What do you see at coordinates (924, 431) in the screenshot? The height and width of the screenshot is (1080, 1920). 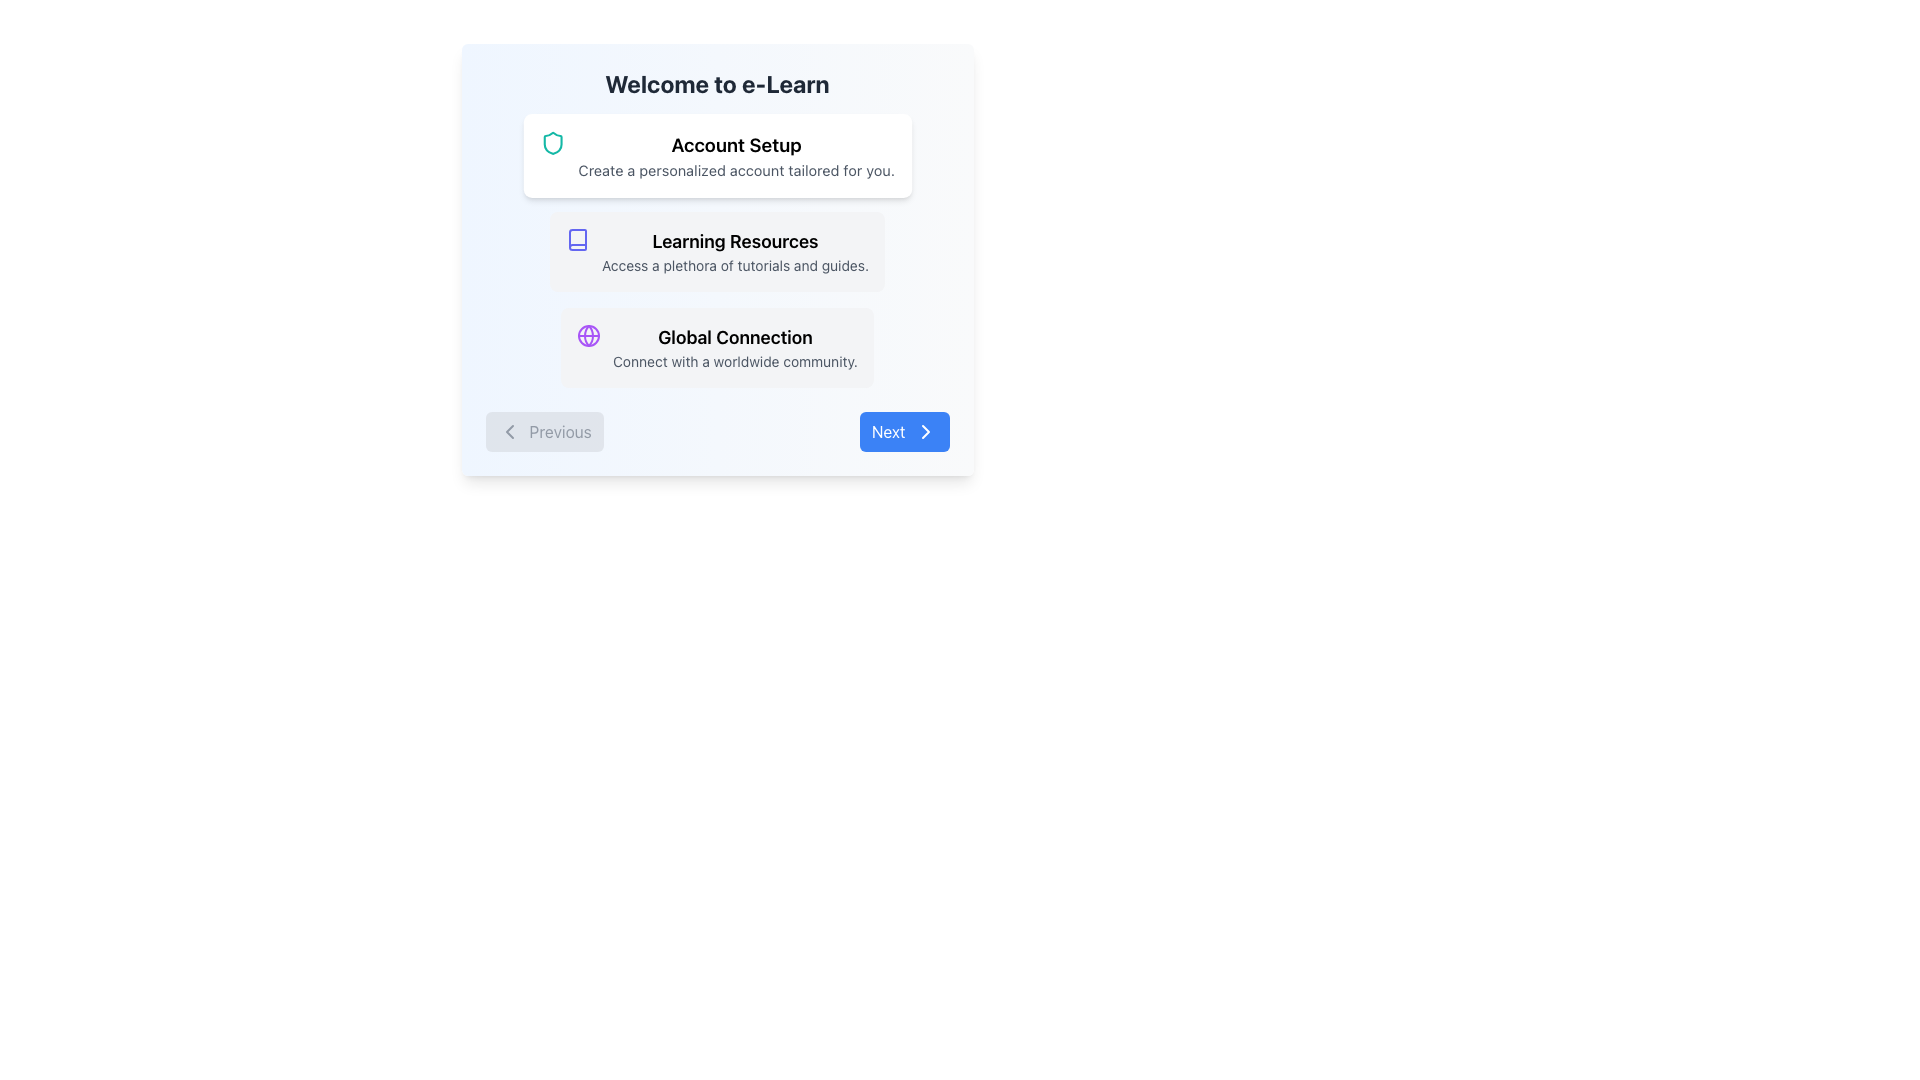 I see `the visual indicator icon associated with the 'Next' button located at the bottom right of the panel` at bounding box center [924, 431].